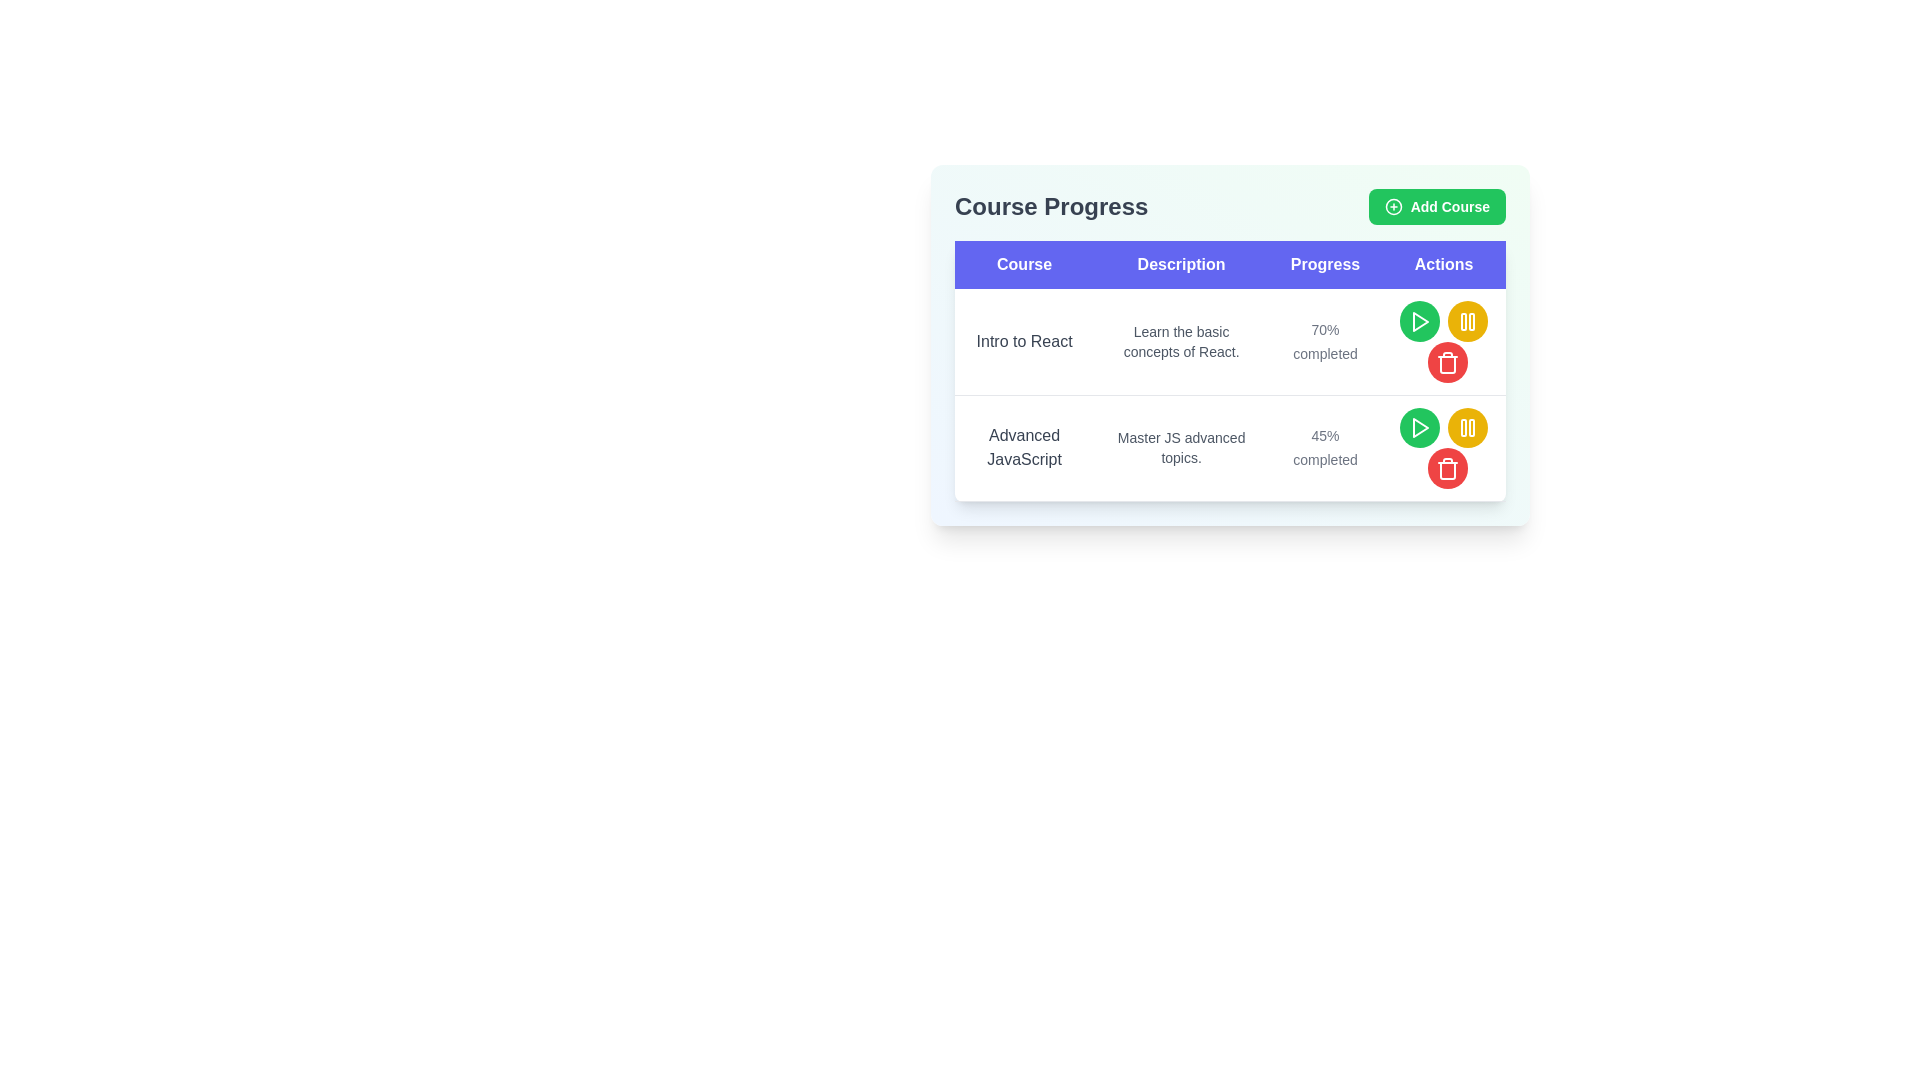 The width and height of the screenshot is (1920, 1080). What do you see at coordinates (1324, 264) in the screenshot?
I see `the 'Progress' label, which is the third button from the left in a row of four buttons labeled 'Course', 'Description', 'Progress', and 'Actions'` at bounding box center [1324, 264].